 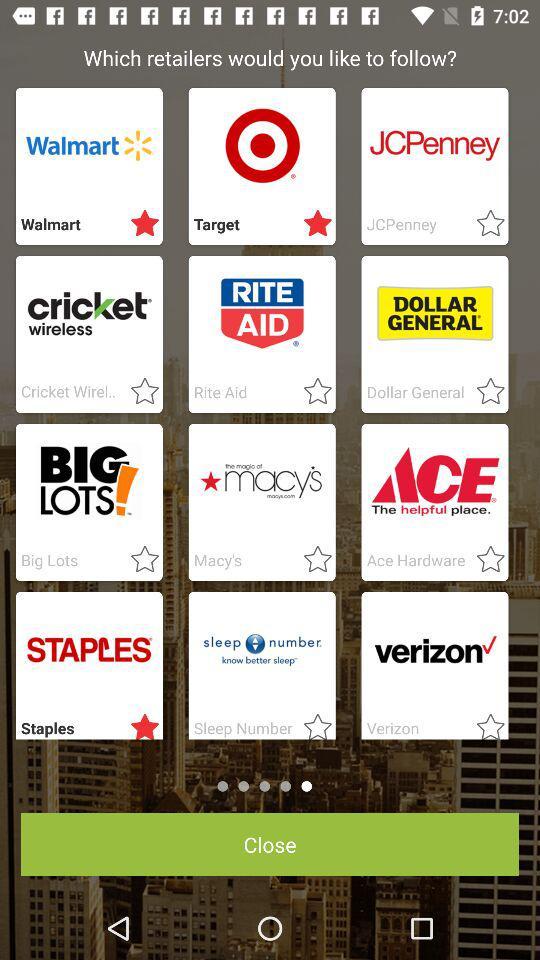 What do you see at coordinates (312, 224) in the screenshot?
I see `starred` at bounding box center [312, 224].